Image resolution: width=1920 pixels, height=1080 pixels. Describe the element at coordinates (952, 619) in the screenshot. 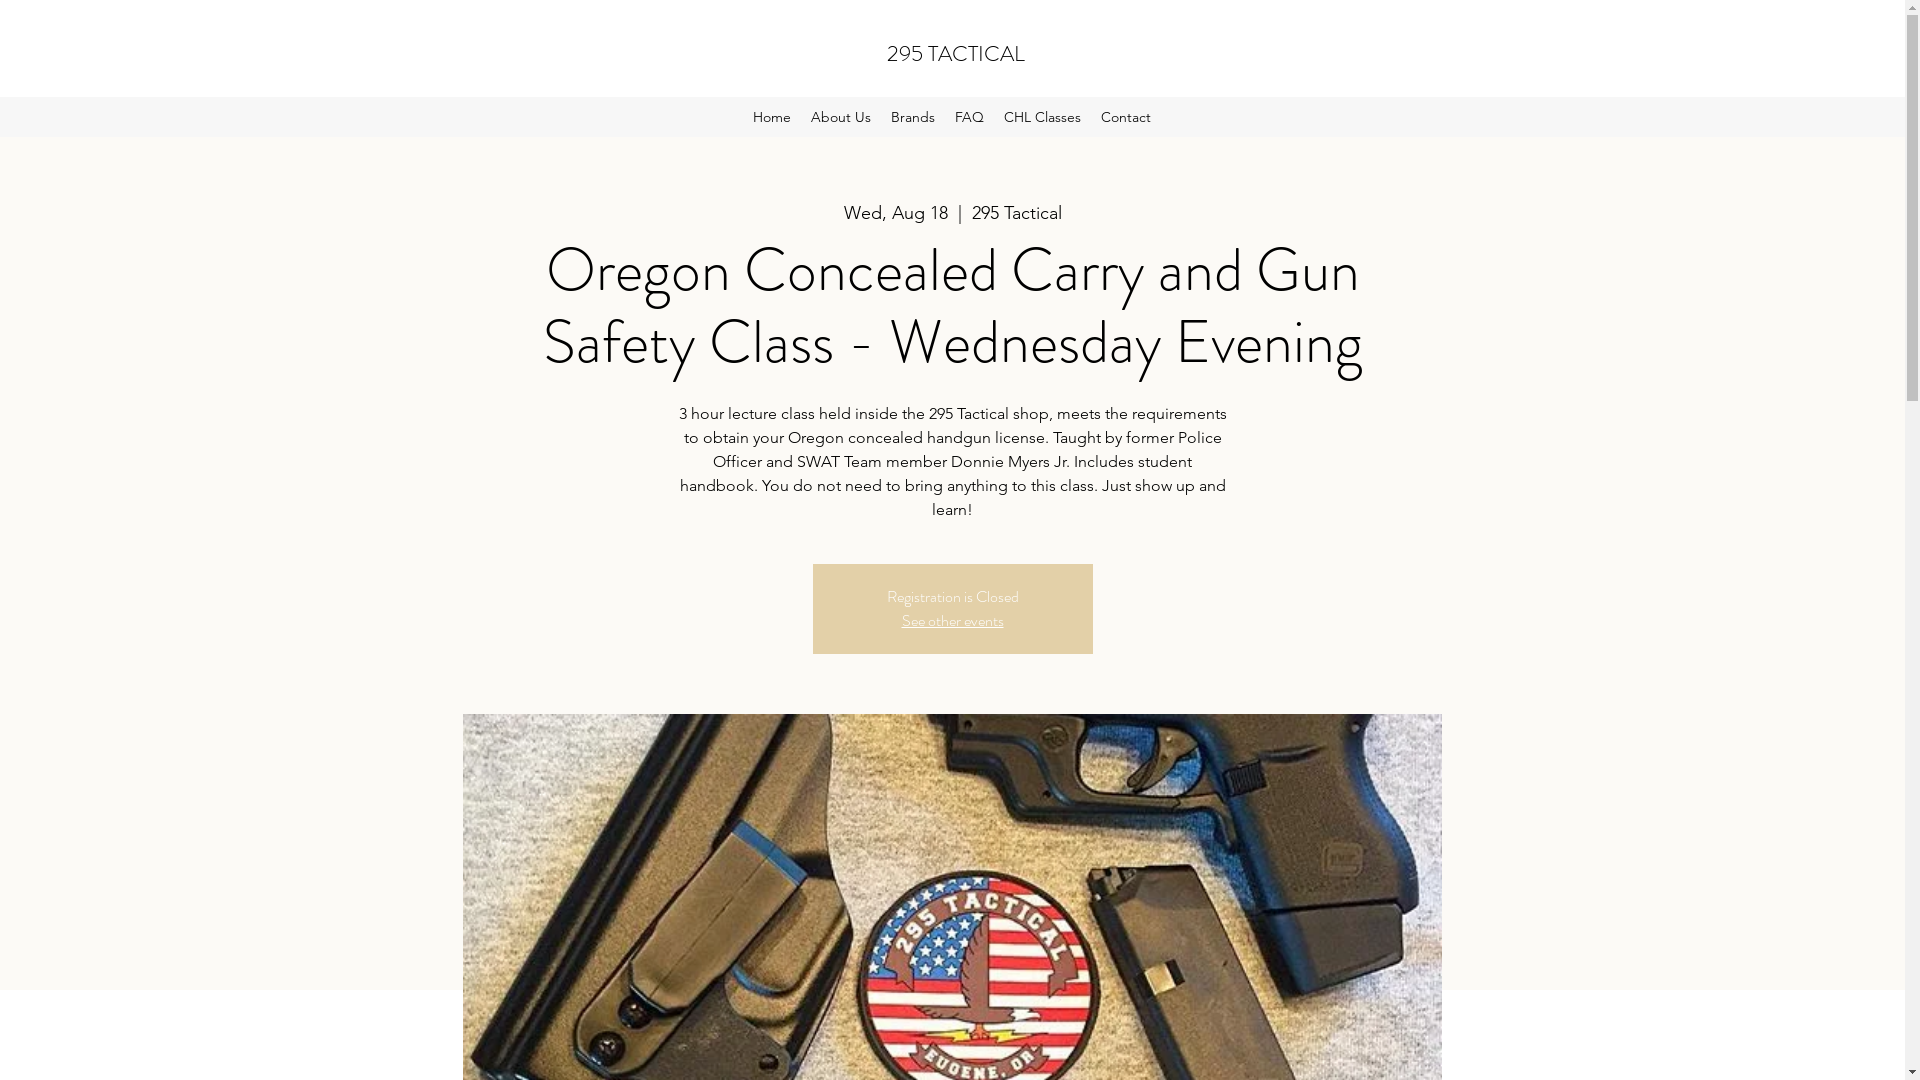

I see `'See other events'` at that location.